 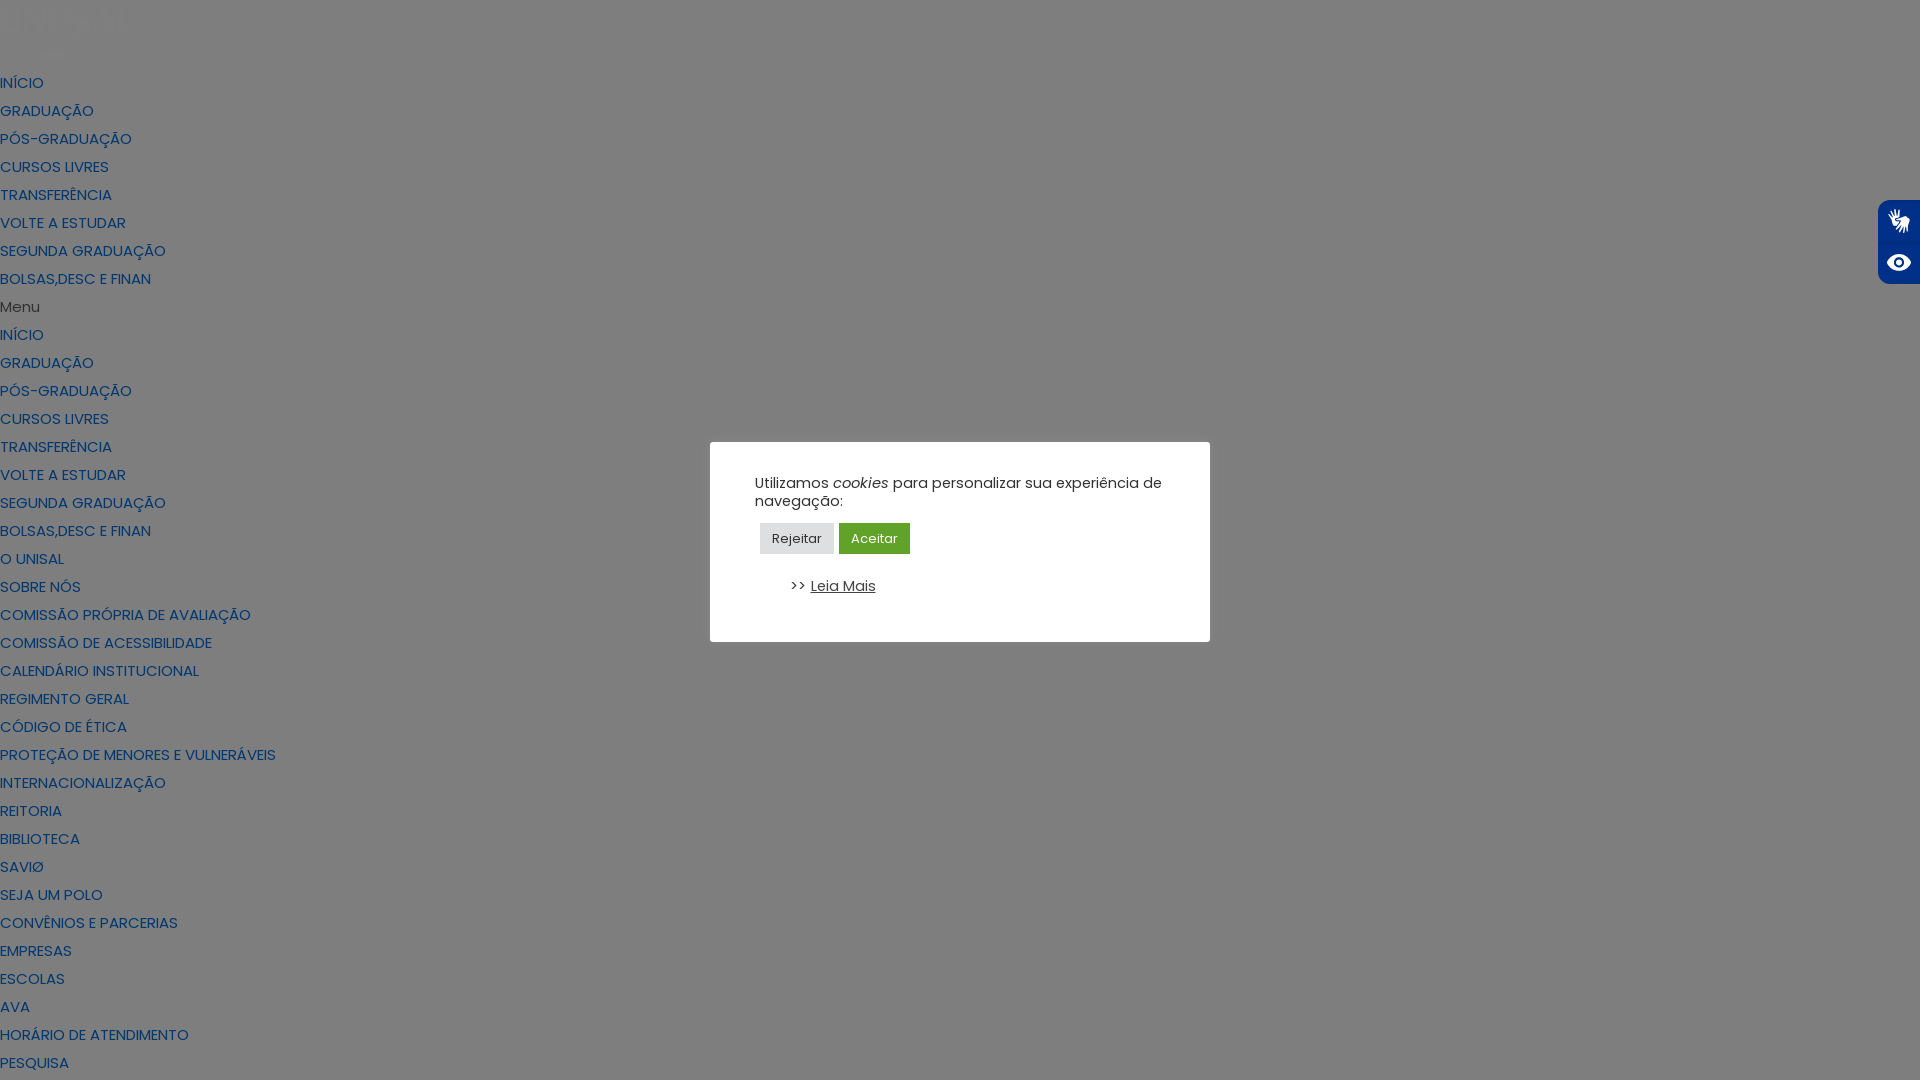 I want to click on 'CURSOS LIVRES', so click(x=0, y=165).